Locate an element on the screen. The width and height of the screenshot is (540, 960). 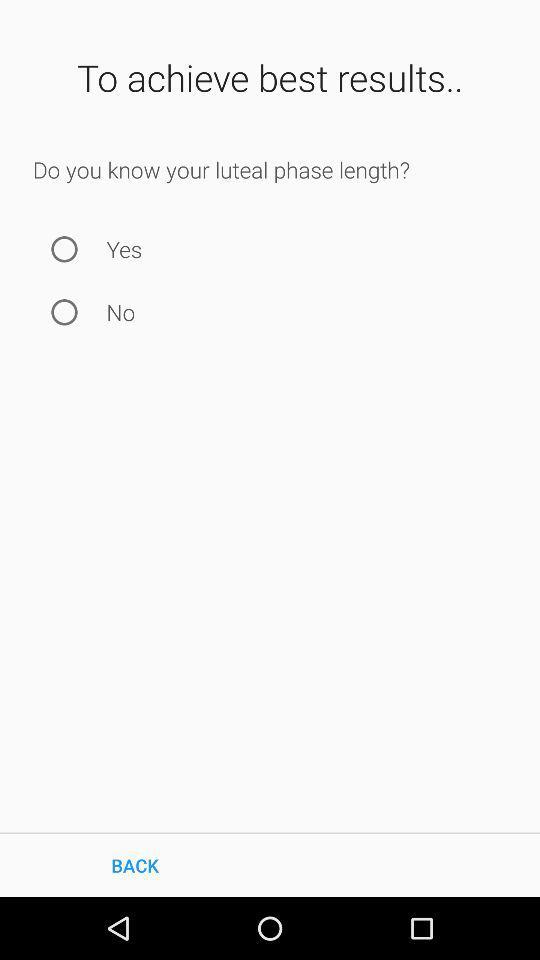
icon to the left of the yes item is located at coordinates (64, 248).